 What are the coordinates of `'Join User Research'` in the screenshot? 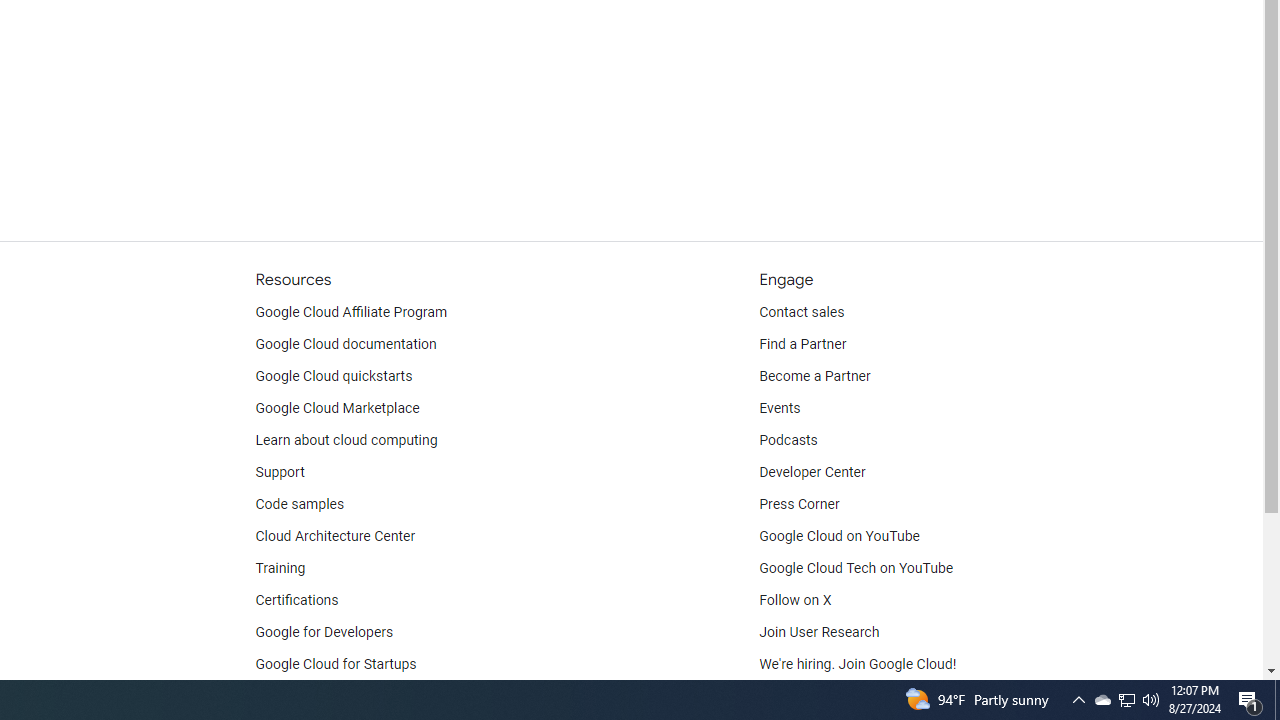 It's located at (819, 632).